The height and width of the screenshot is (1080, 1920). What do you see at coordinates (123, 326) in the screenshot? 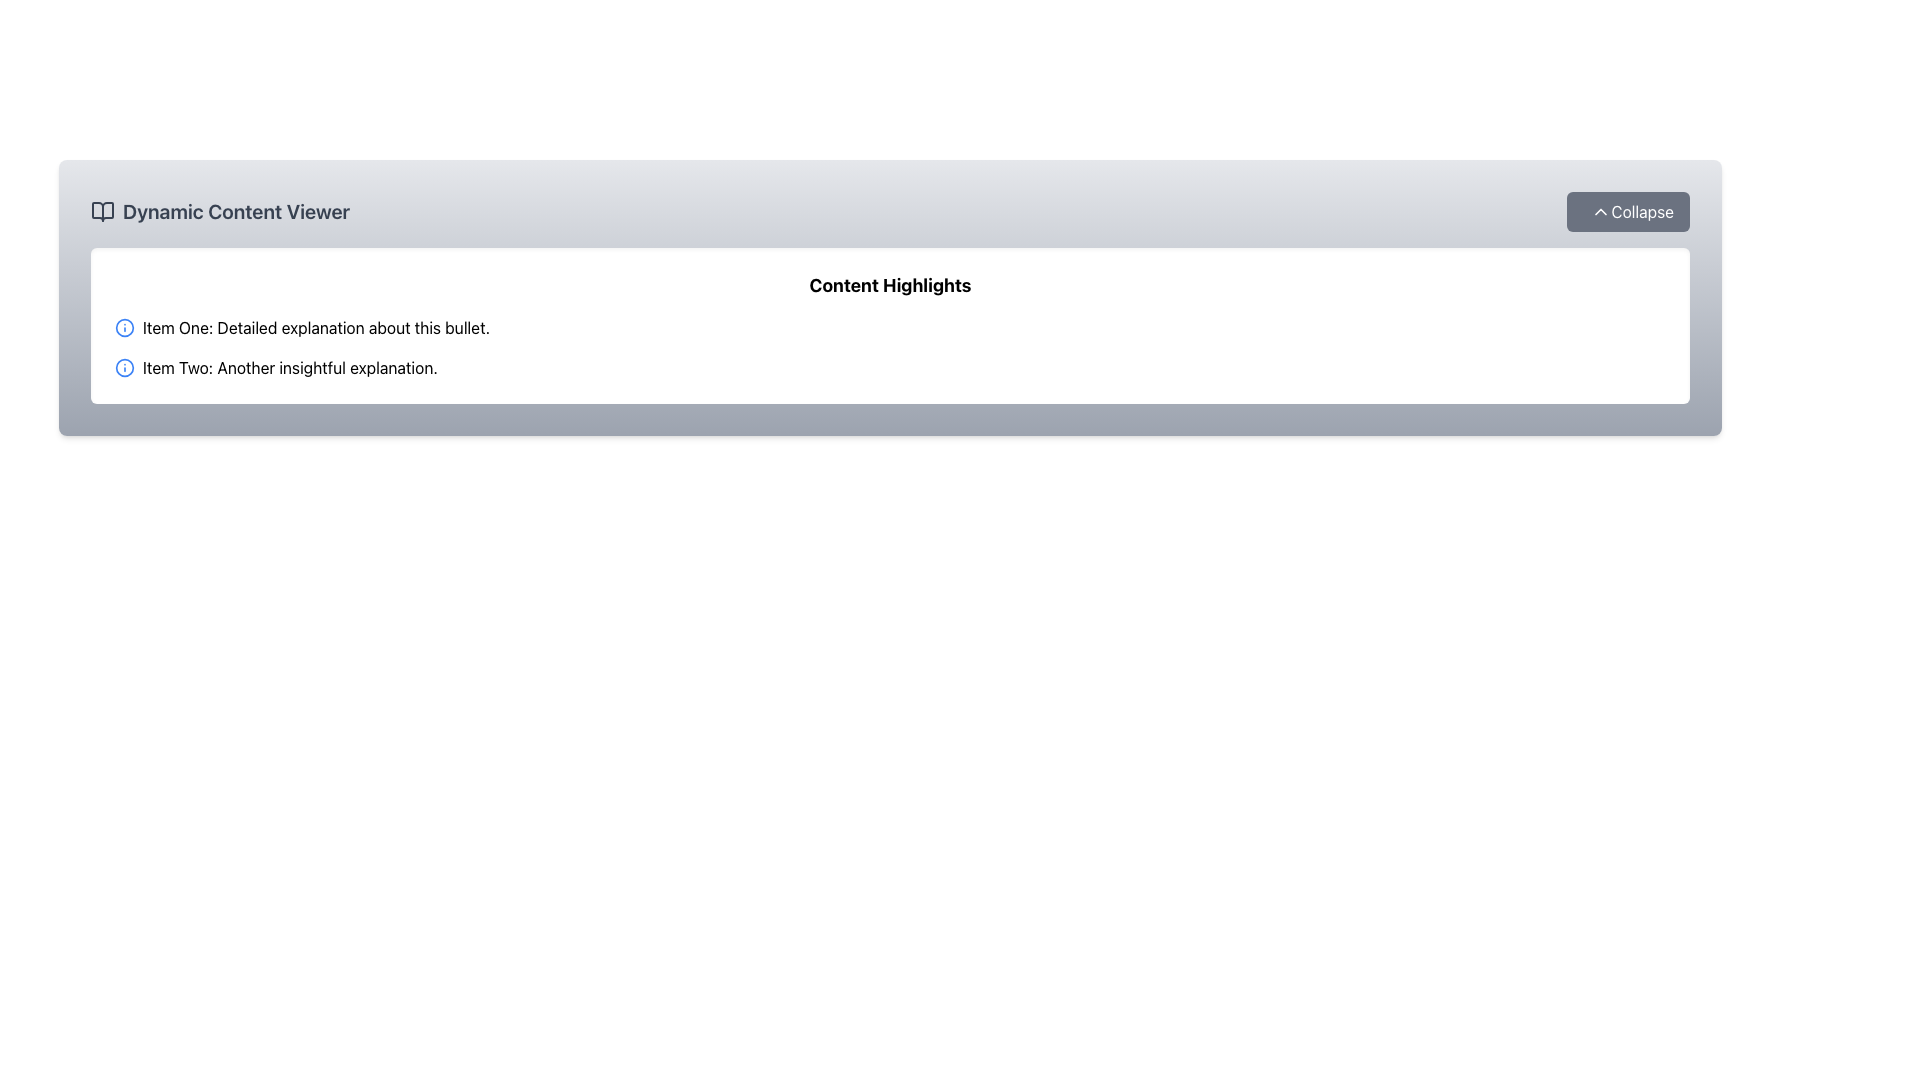
I see `informational icon located to the left of the text 'Item One: Detailed explanation about this bullet.'` at bounding box center [123, 326].